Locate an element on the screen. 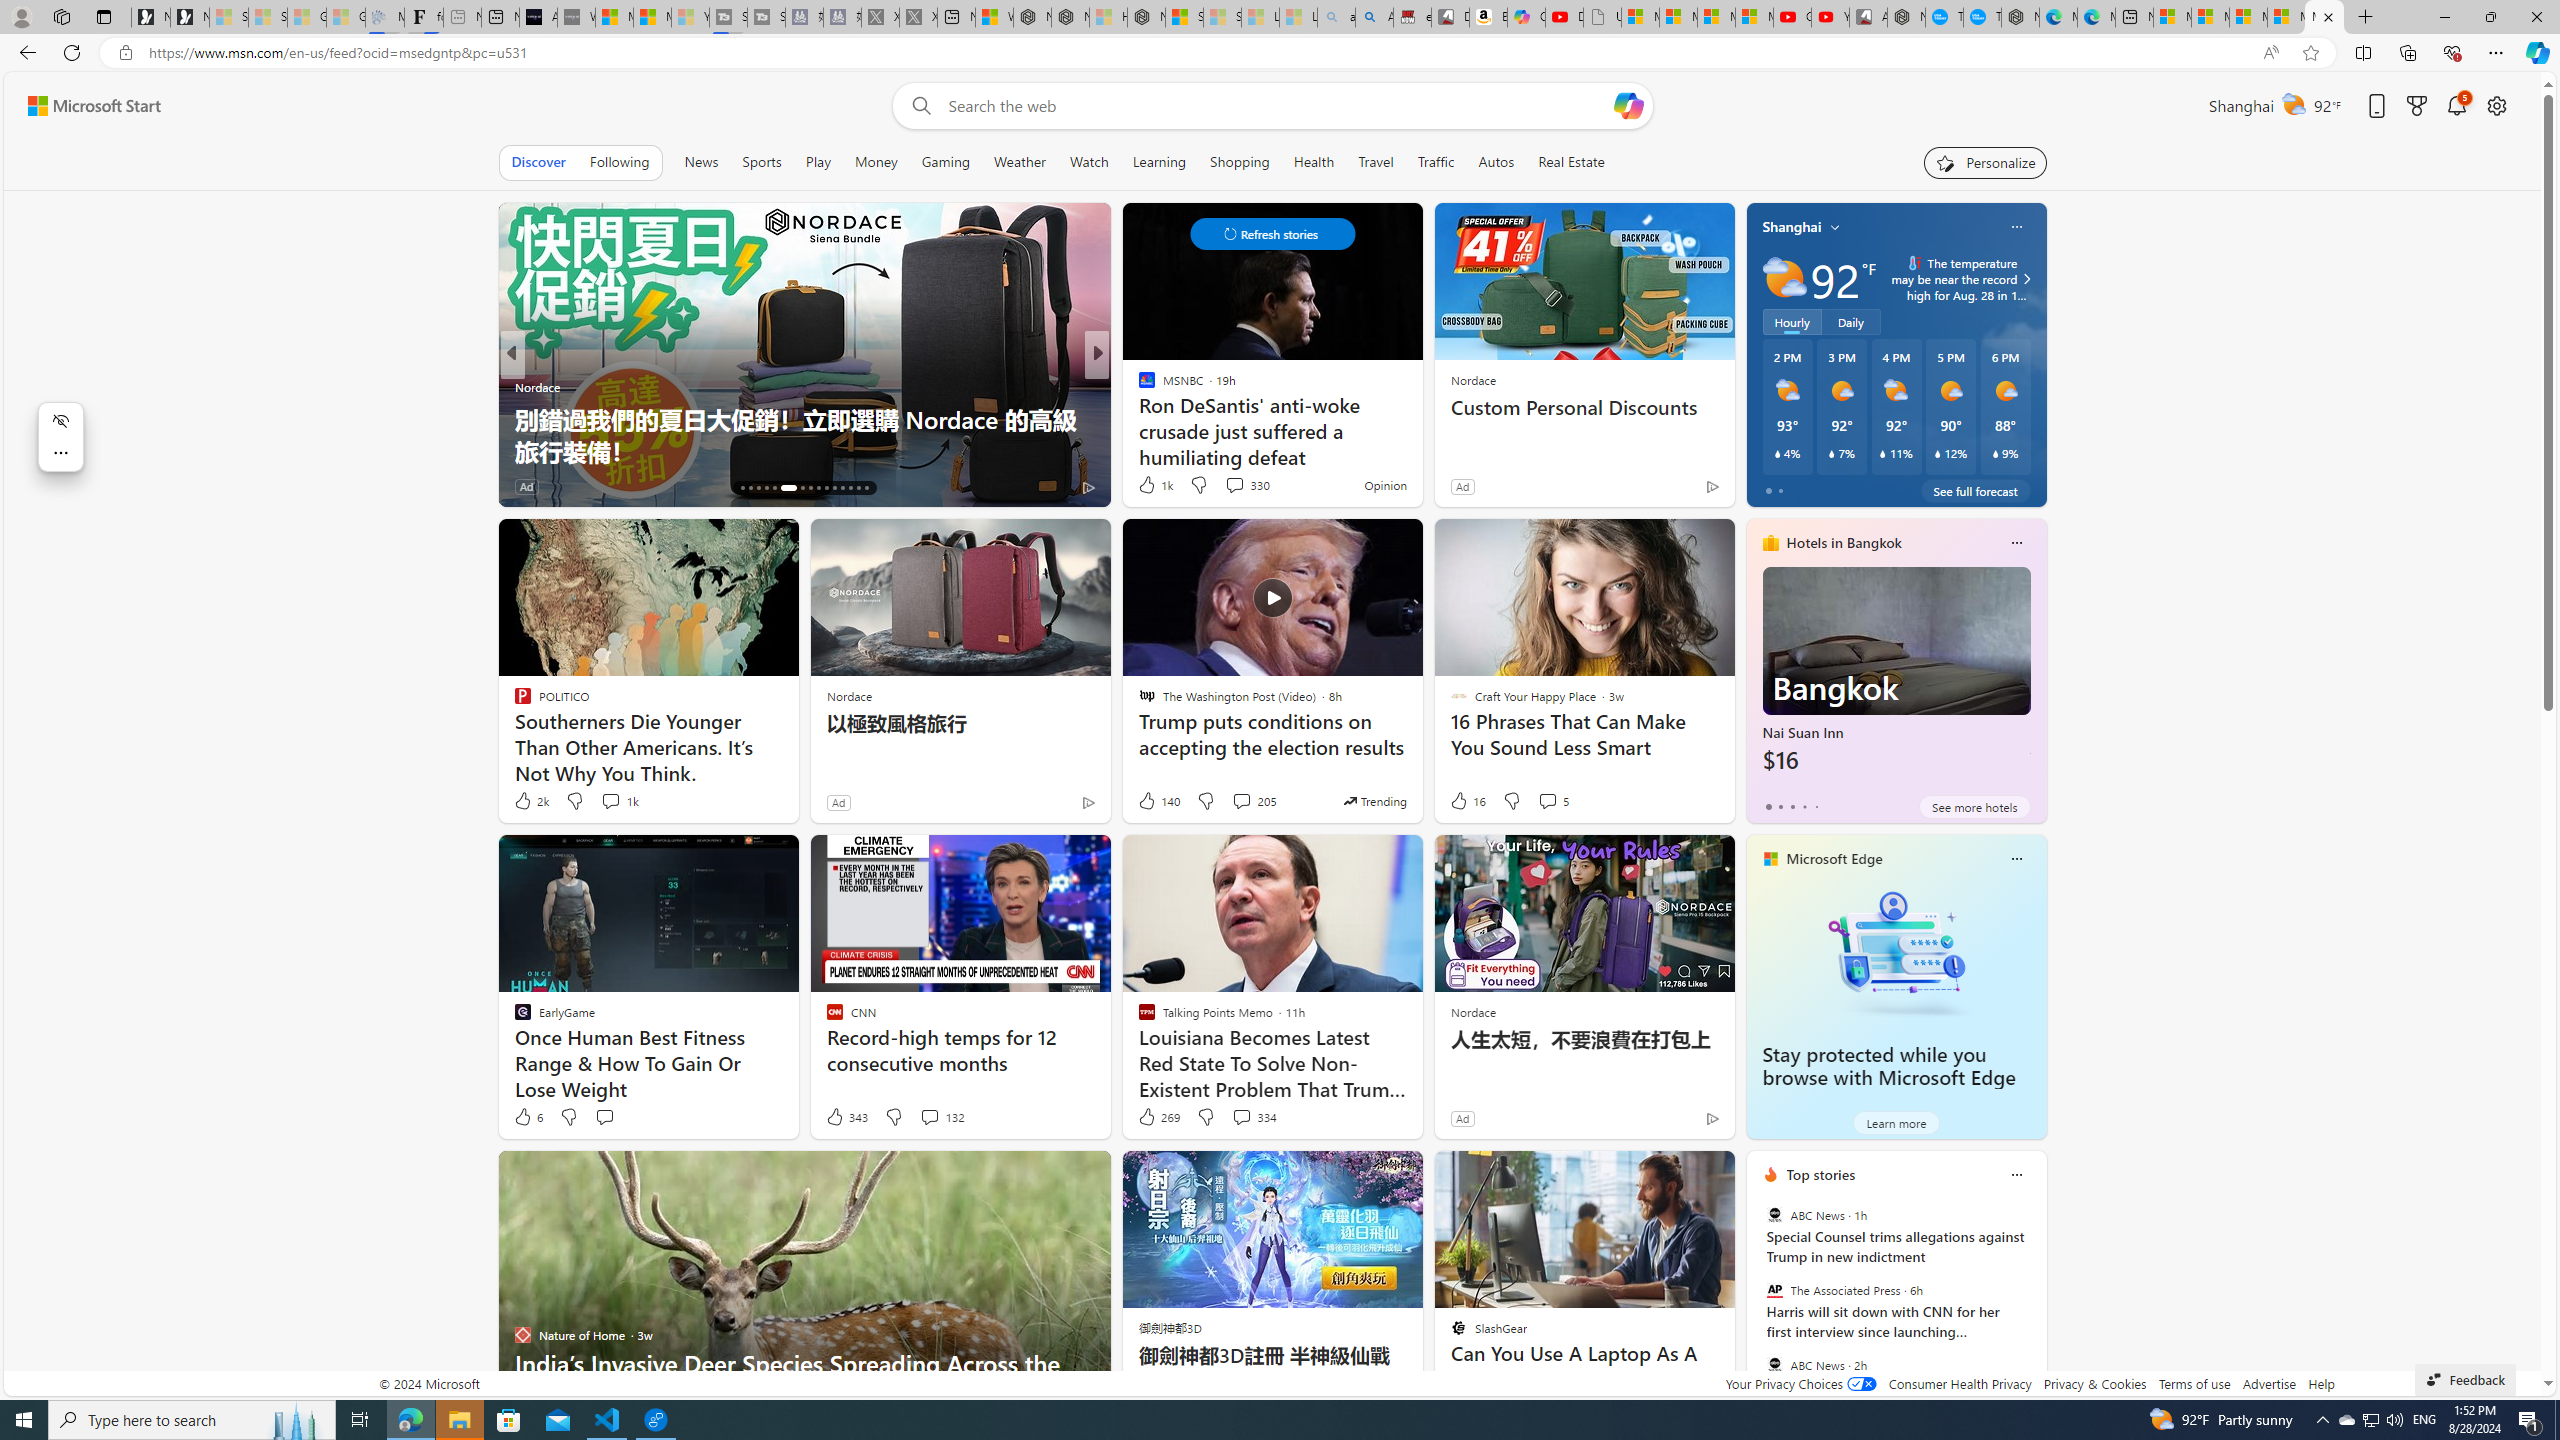 This screenshot has width=2560, height=1440. 'View comments 2 Comment' is located at coordinates (1235, 486).